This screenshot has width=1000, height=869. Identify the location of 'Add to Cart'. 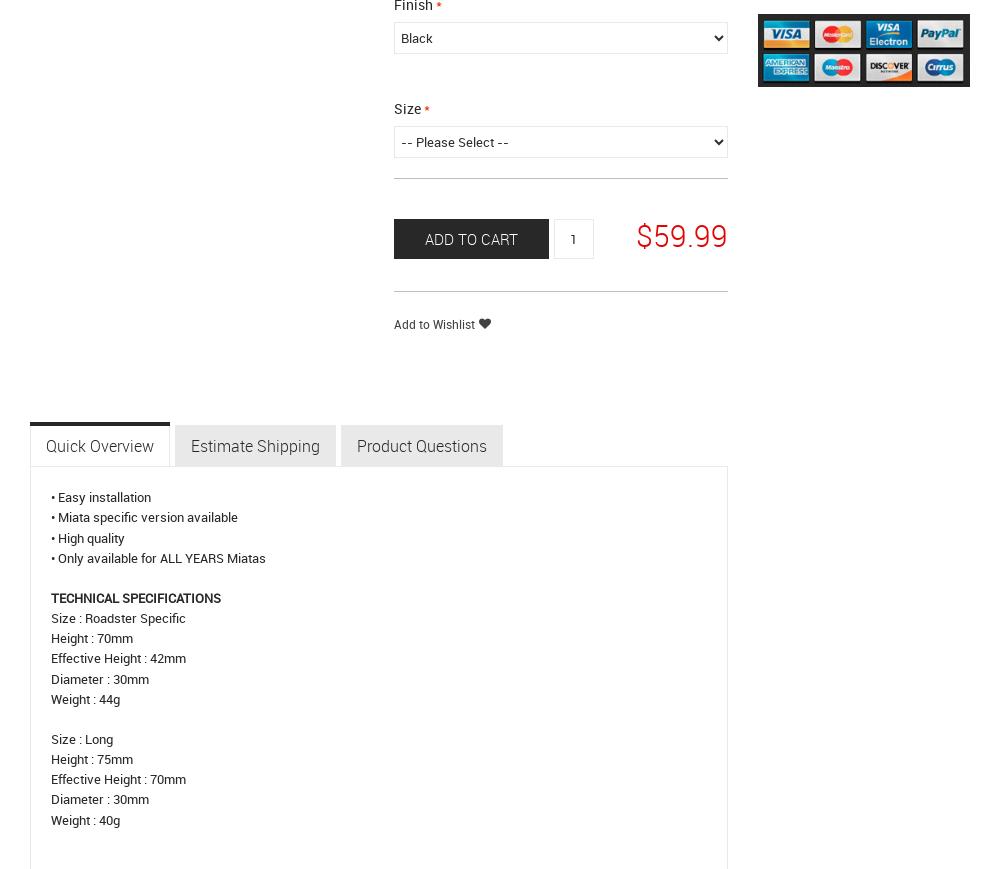
(469, 237).